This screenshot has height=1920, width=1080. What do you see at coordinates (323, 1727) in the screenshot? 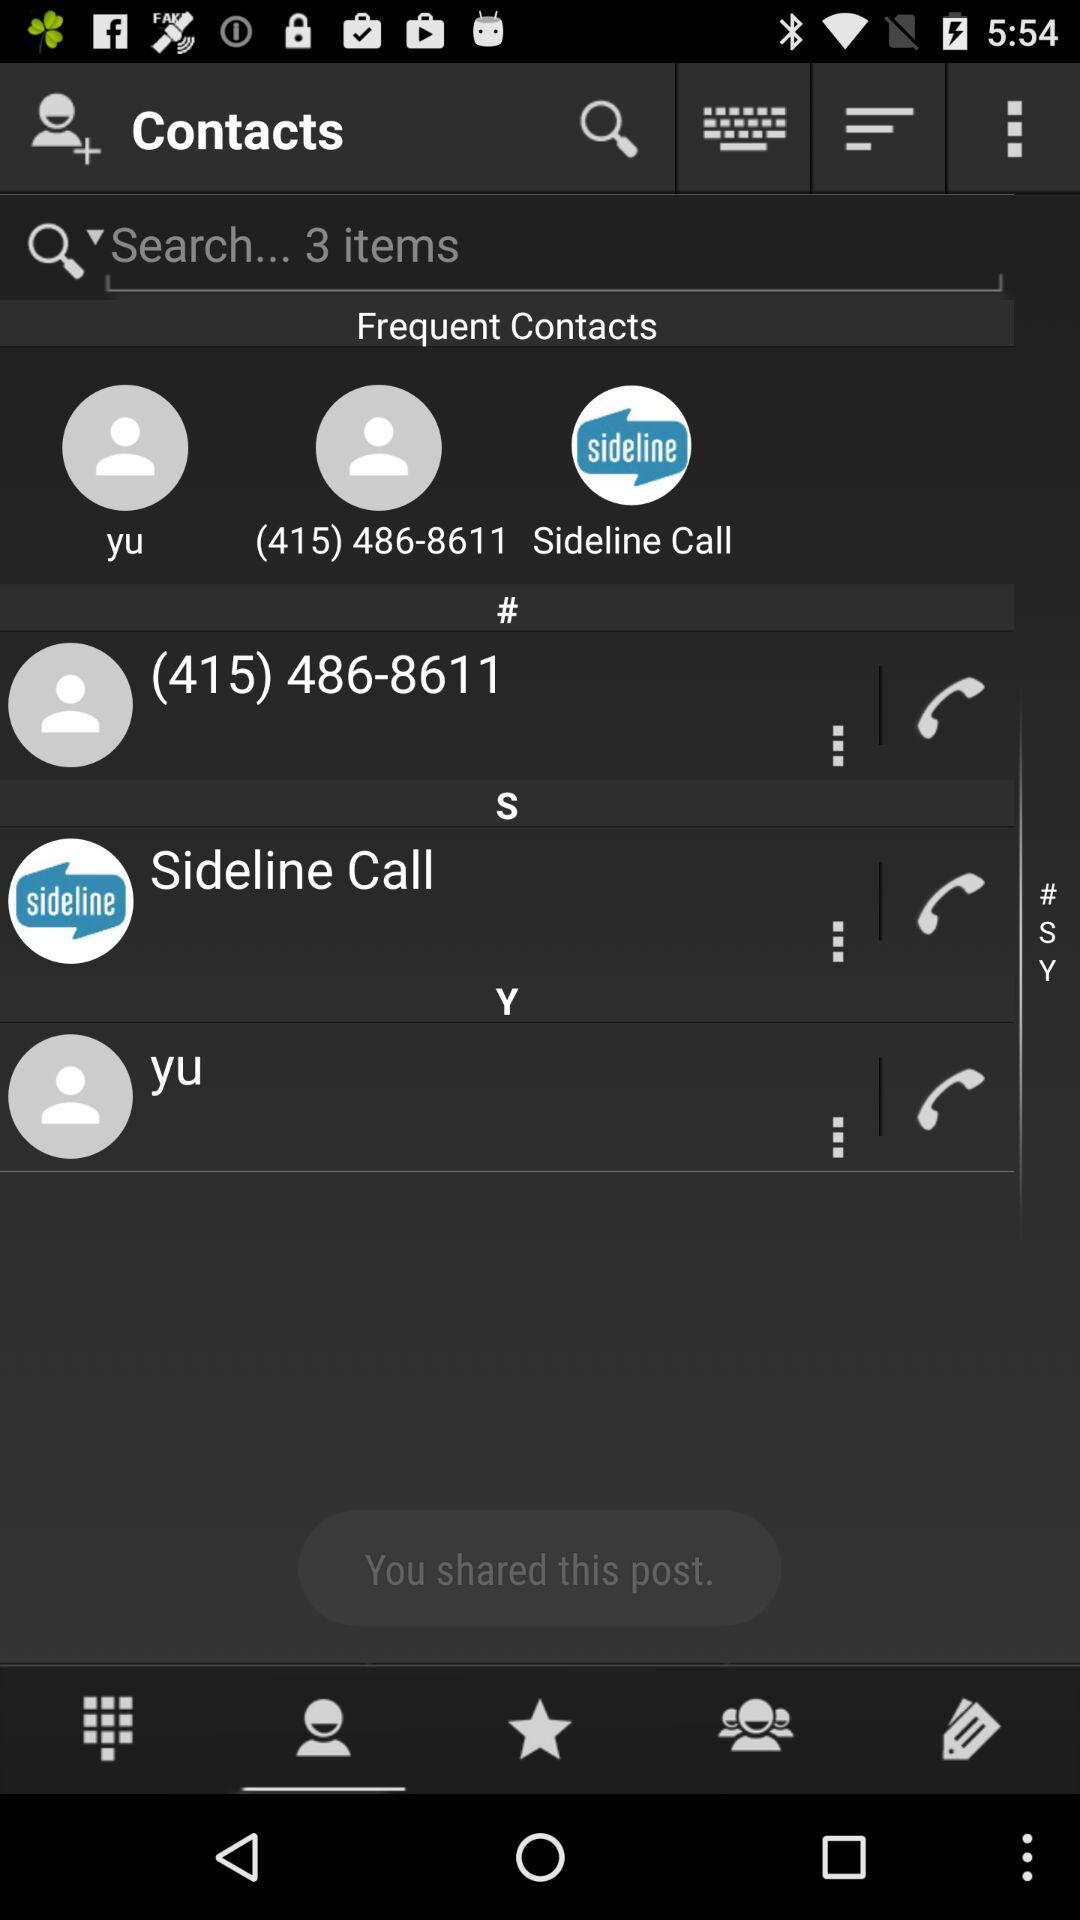
I see `see profile` at bounding box center [323, 1727].